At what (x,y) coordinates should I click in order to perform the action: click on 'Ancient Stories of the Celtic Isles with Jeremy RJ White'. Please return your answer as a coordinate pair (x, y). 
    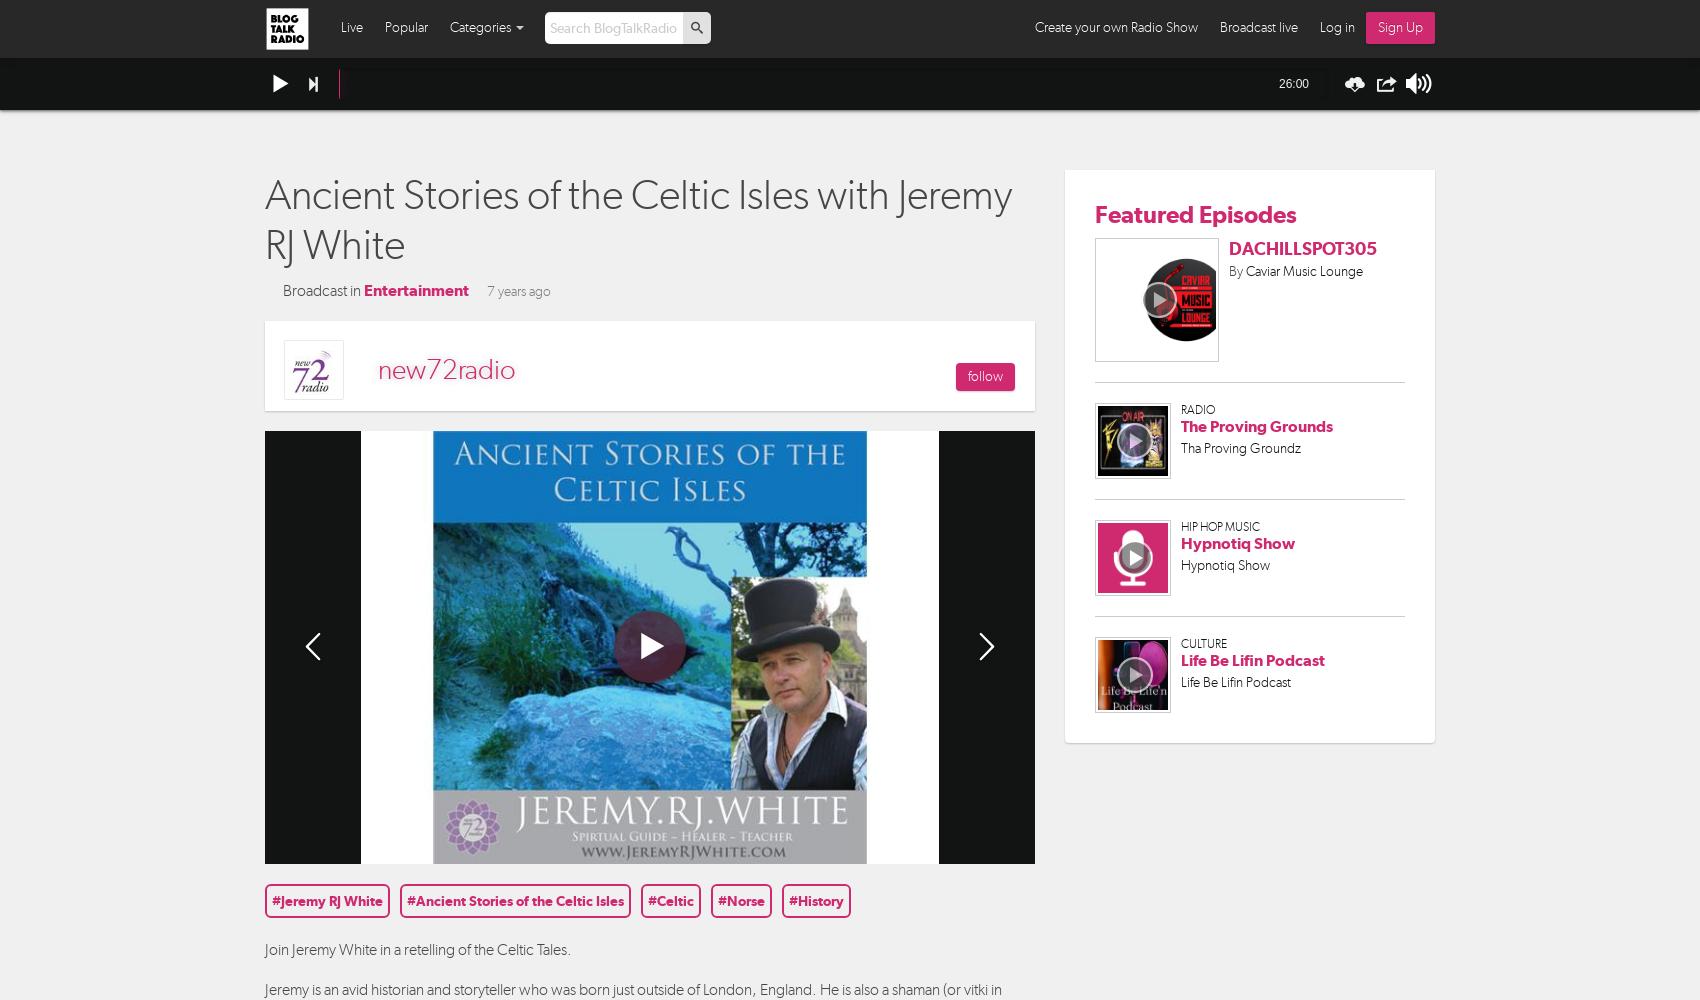
    Looking at the image, I should click on (638, 218).